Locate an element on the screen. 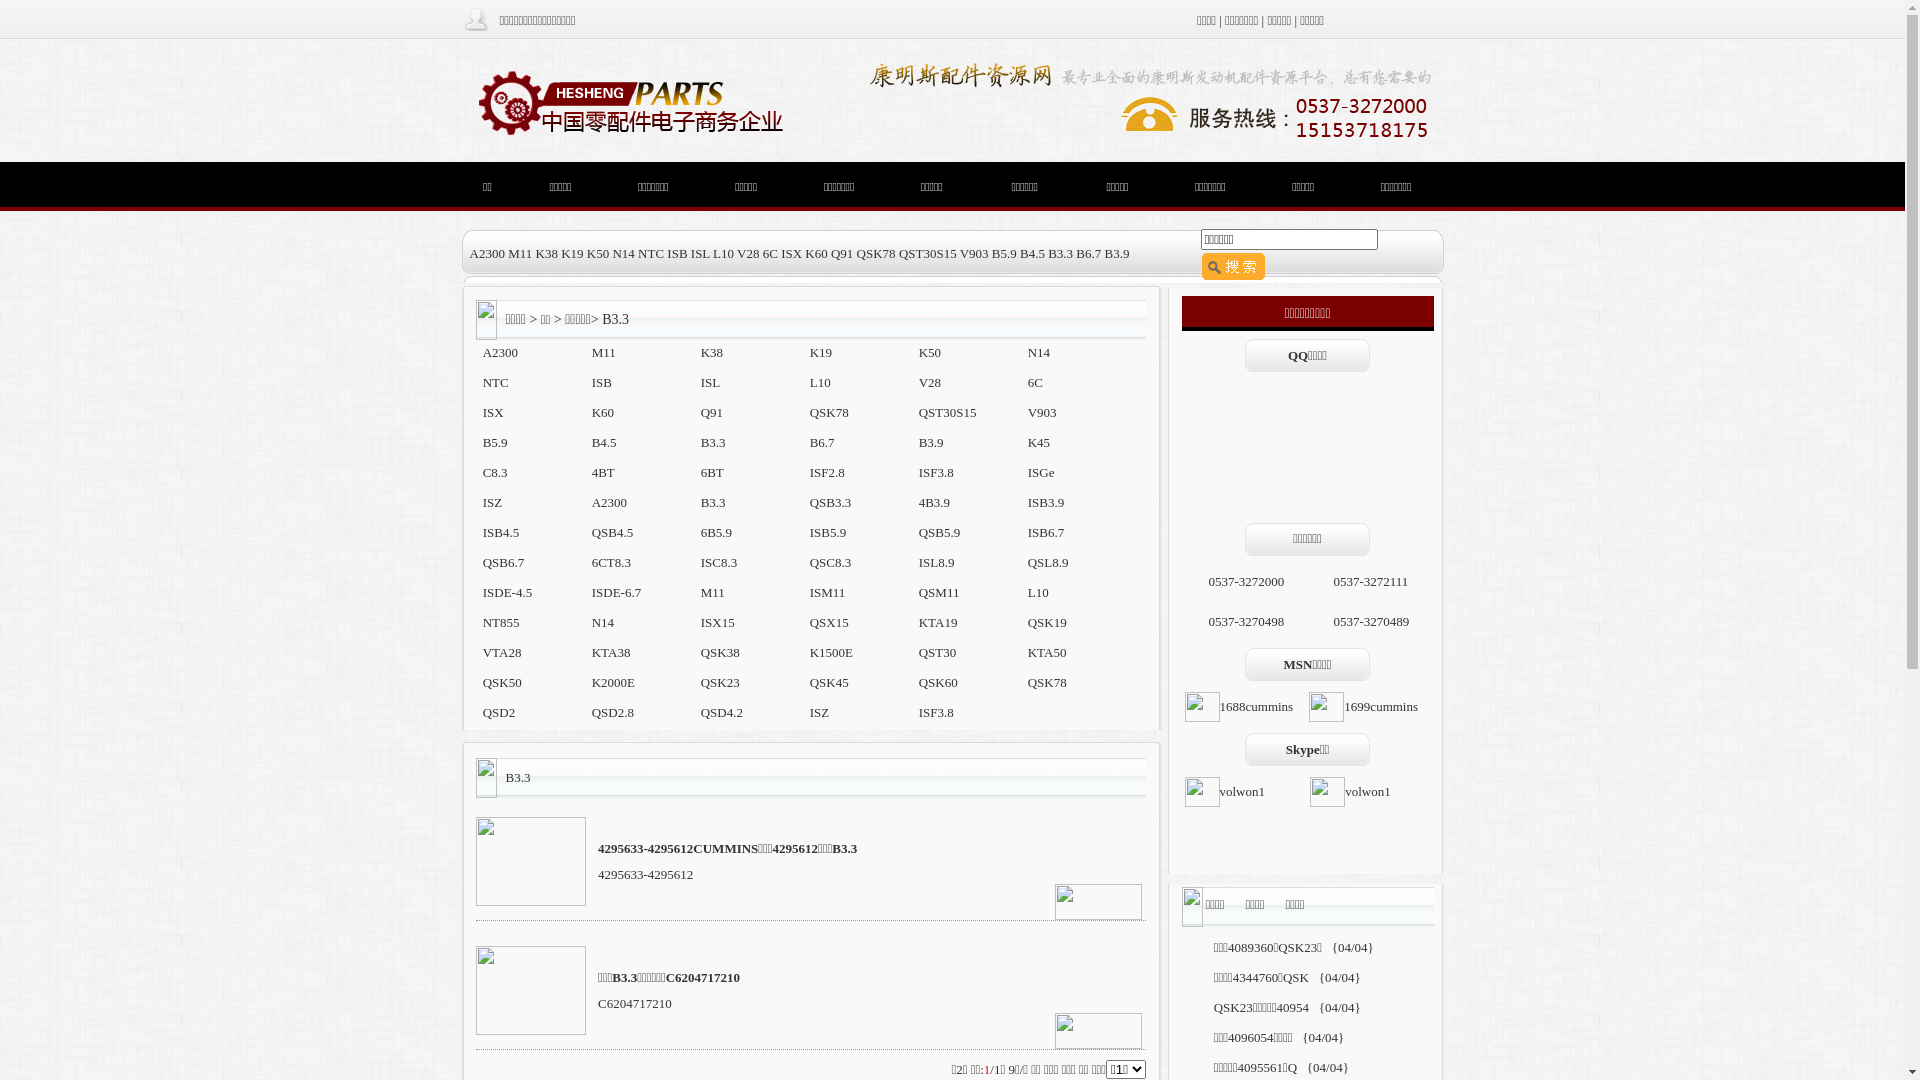  'A2300' is located at coordinates (608, 501).